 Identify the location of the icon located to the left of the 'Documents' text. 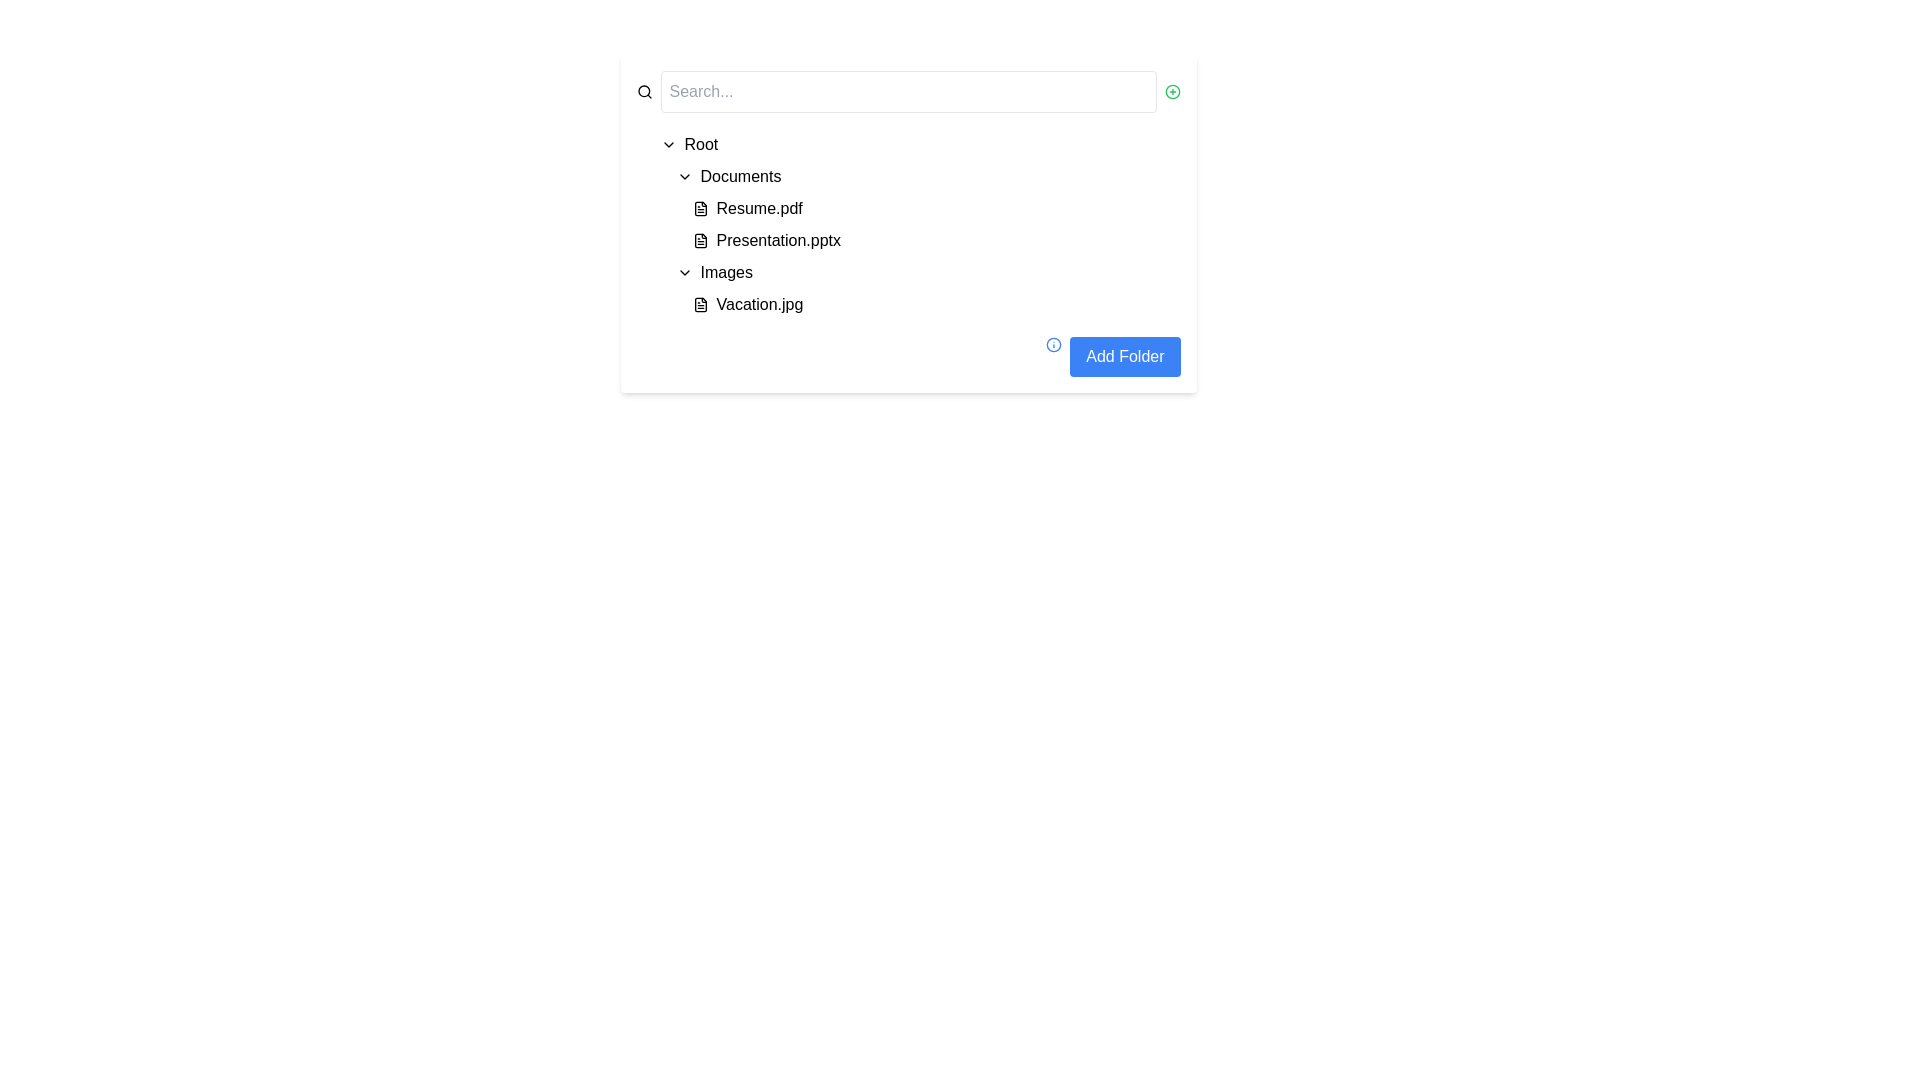
(684, 176).